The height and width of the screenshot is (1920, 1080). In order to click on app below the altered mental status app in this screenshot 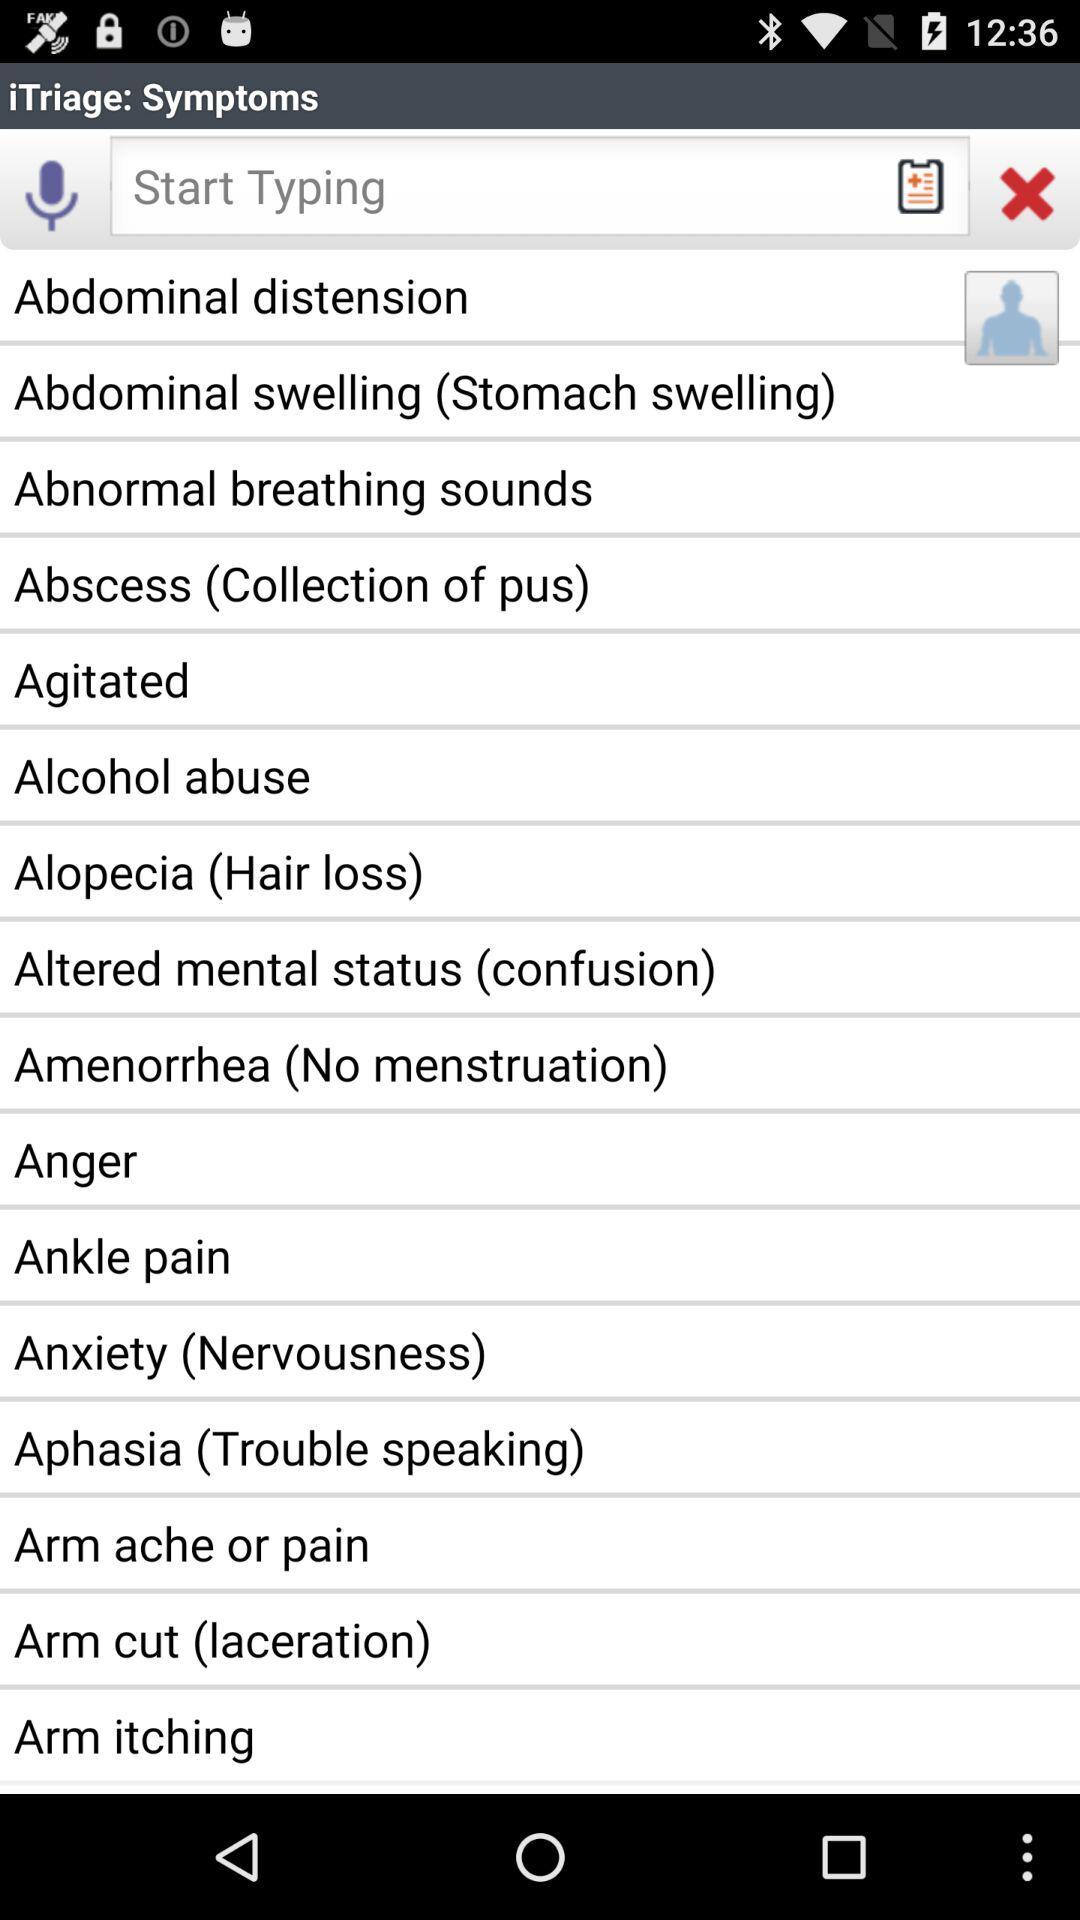, I will do `click(540, 1062)`.